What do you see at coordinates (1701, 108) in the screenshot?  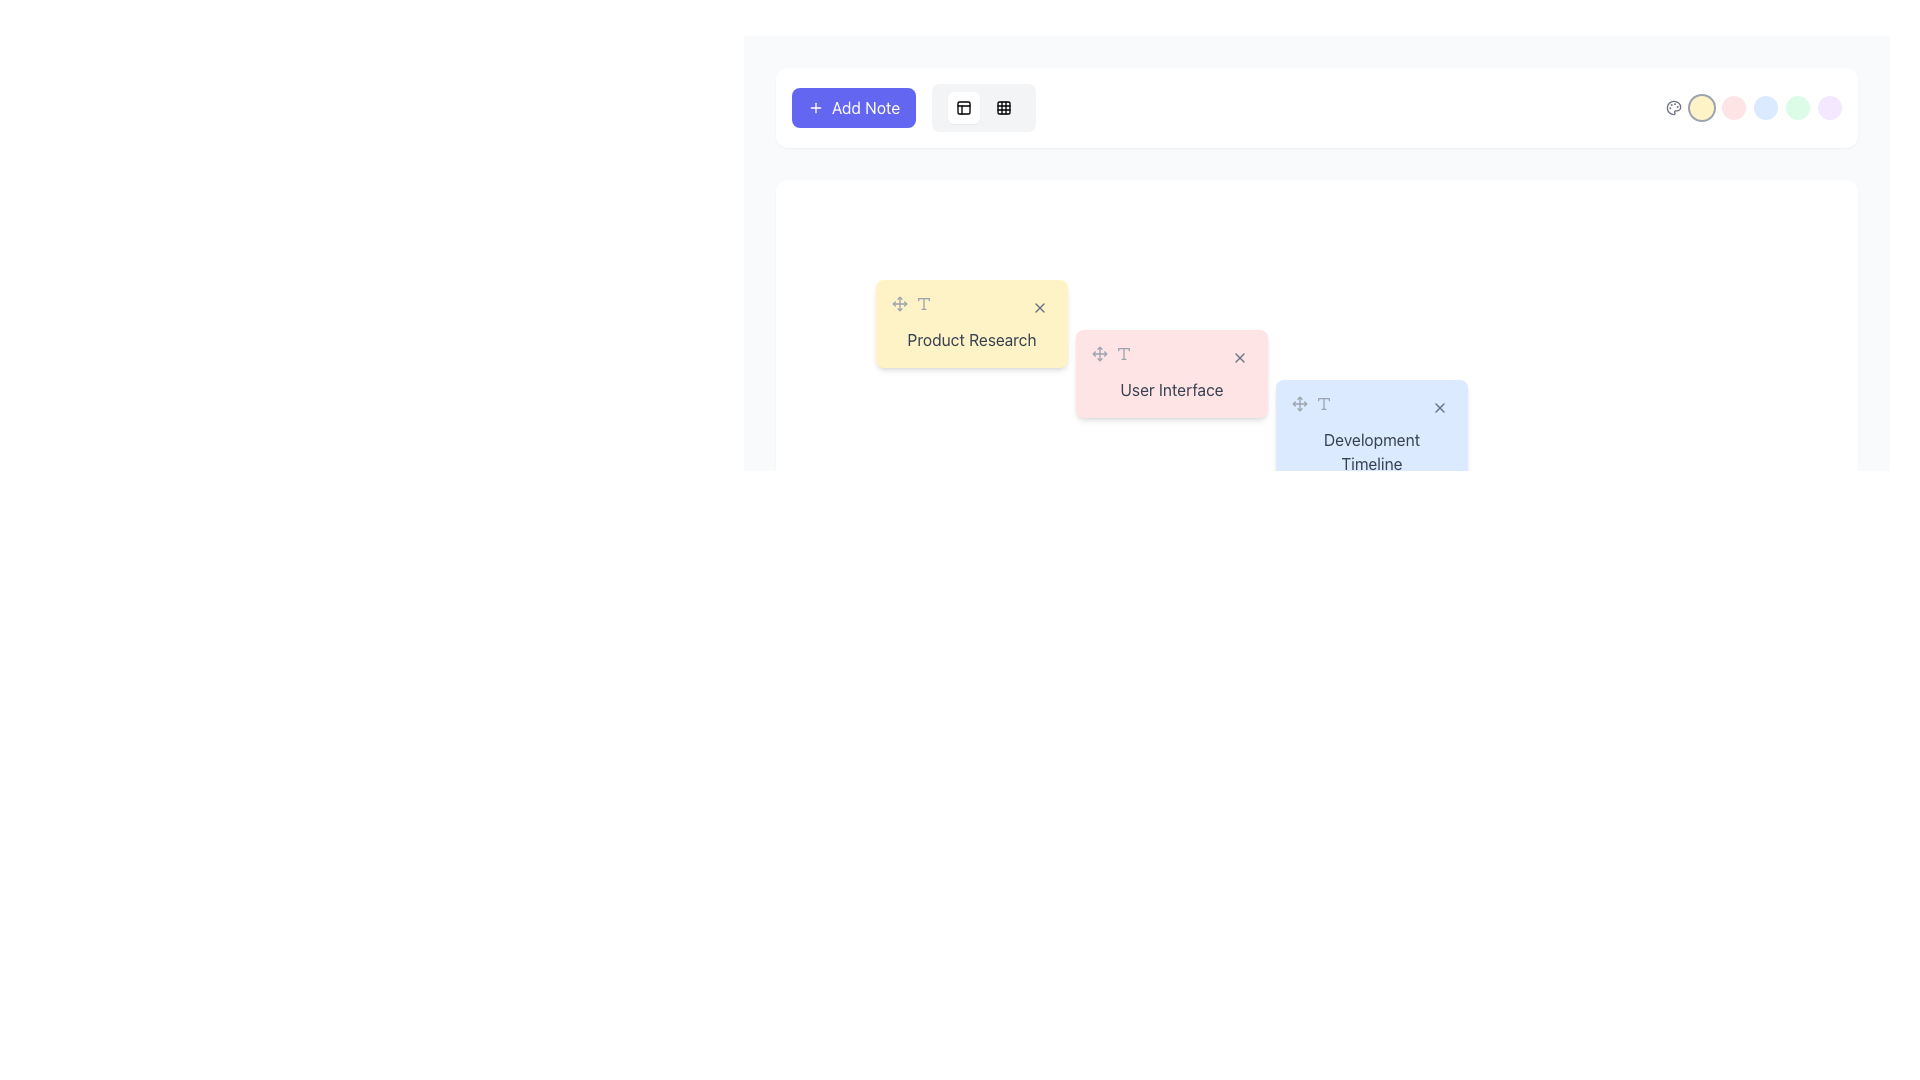 I see `the circular button with a light amber background located in the top-right section of the interface to trigger the hover effect` at bounding box center [1701, 108].